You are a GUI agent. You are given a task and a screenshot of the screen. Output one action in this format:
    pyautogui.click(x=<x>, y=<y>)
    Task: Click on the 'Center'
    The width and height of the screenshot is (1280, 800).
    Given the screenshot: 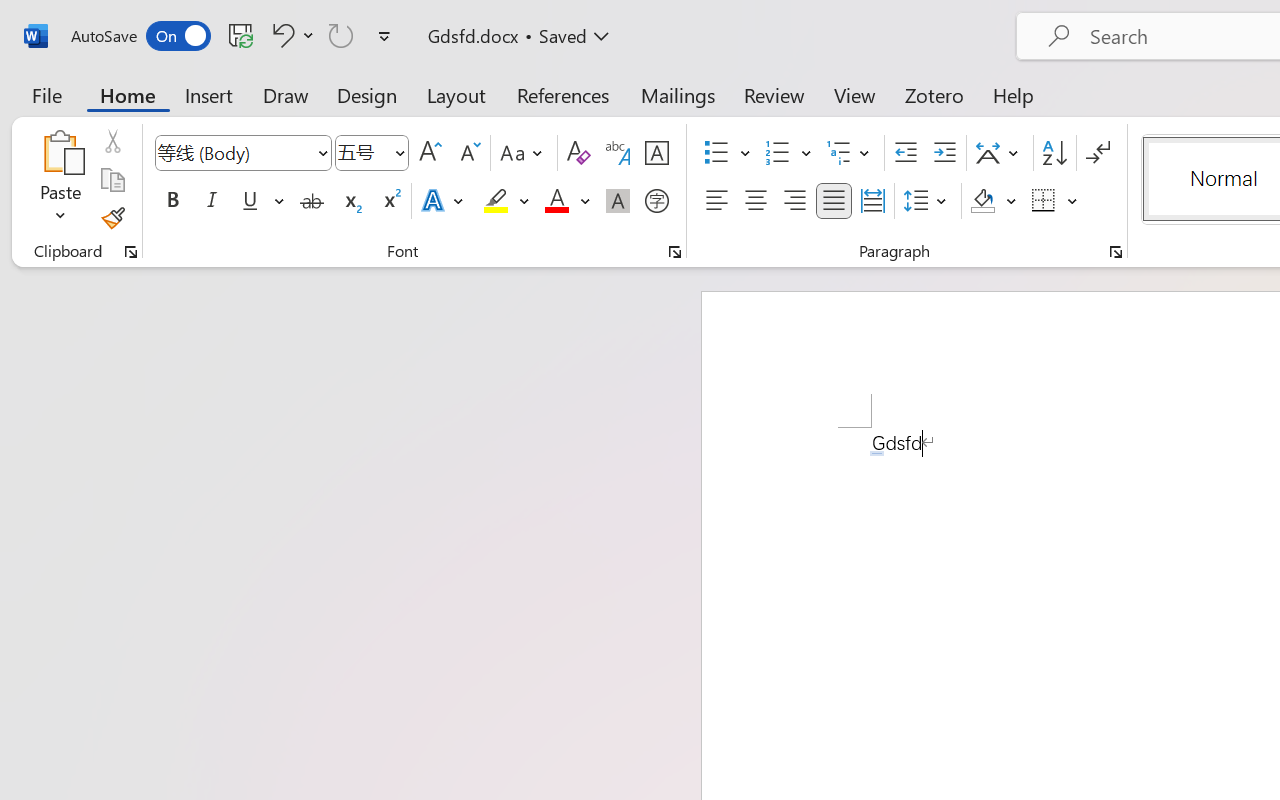 What is the action you would take?
    pyautogui.click(x=755, y=201)
    